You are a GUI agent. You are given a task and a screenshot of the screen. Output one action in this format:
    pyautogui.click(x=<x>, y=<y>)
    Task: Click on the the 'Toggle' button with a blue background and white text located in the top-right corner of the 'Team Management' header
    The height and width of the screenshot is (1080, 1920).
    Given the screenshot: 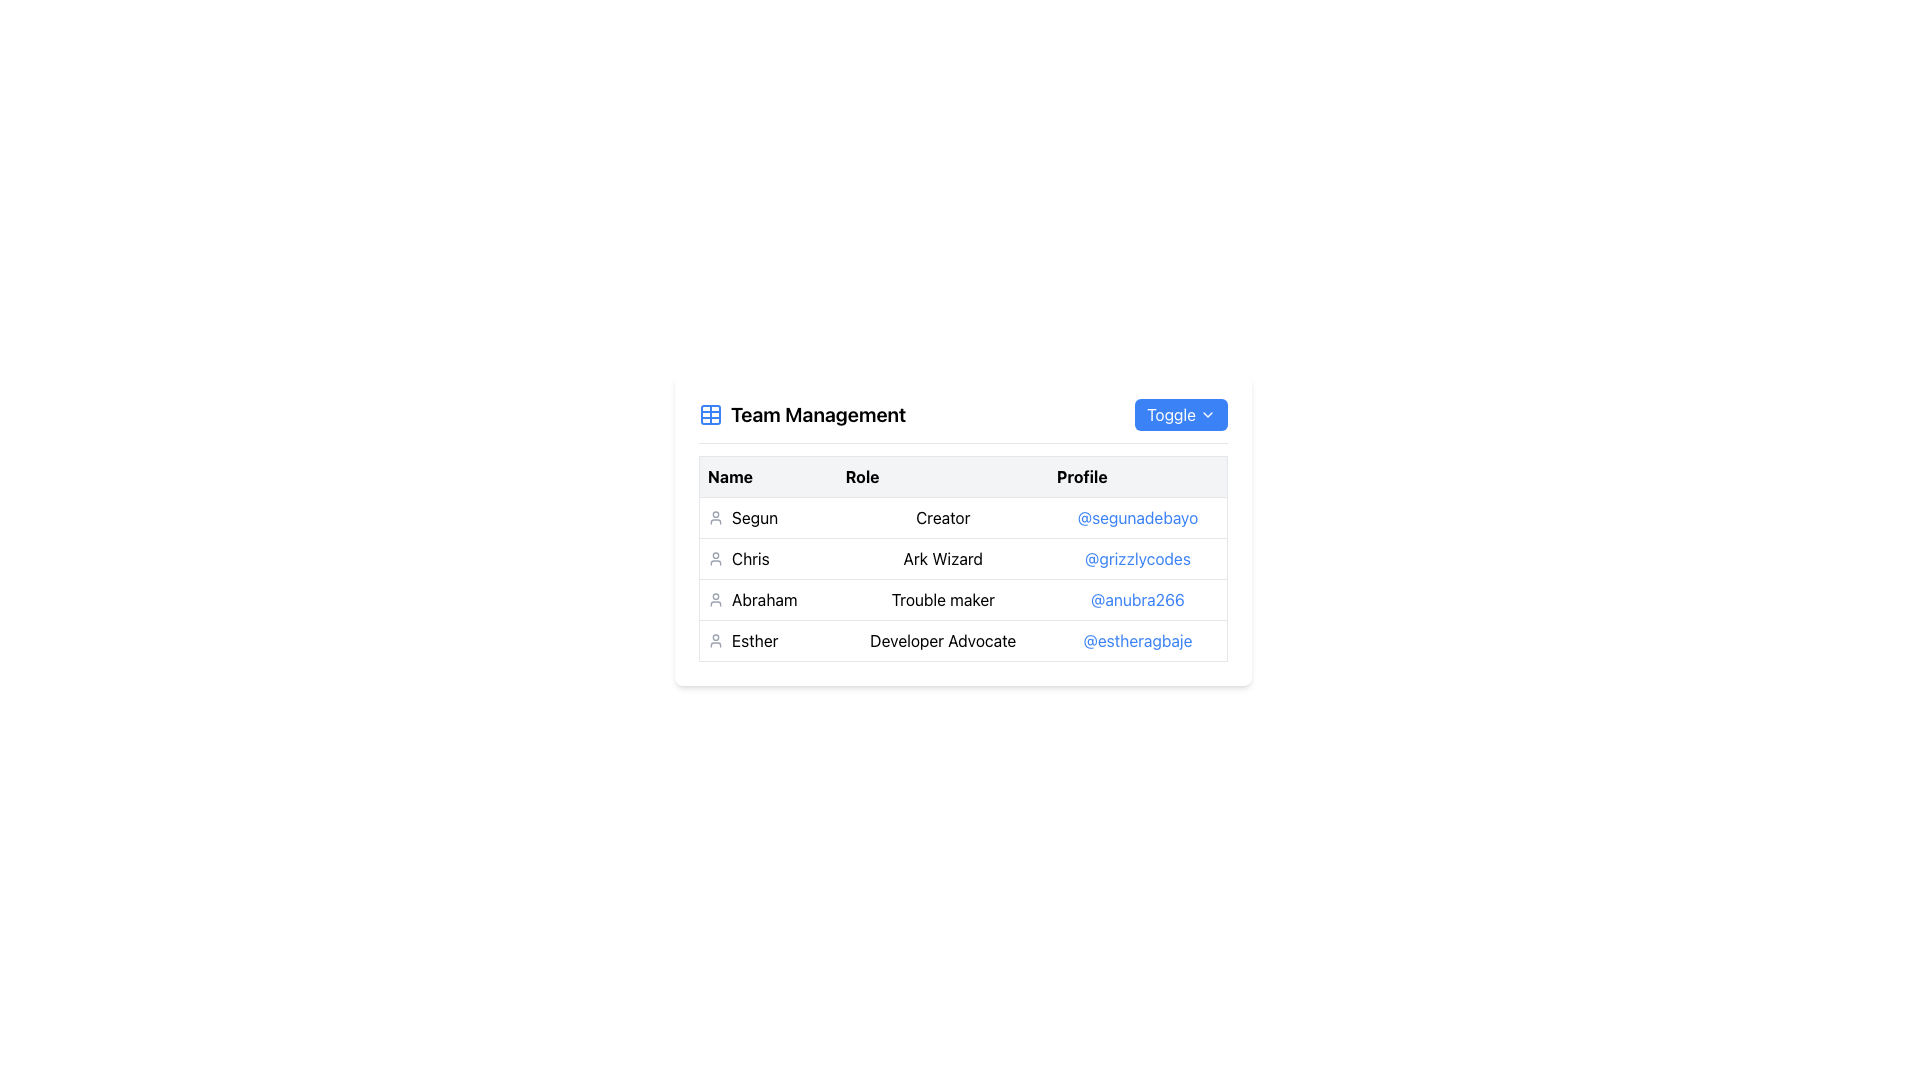 What is the action you would take?
    pyautogui.click(x=1181, y=414)
    